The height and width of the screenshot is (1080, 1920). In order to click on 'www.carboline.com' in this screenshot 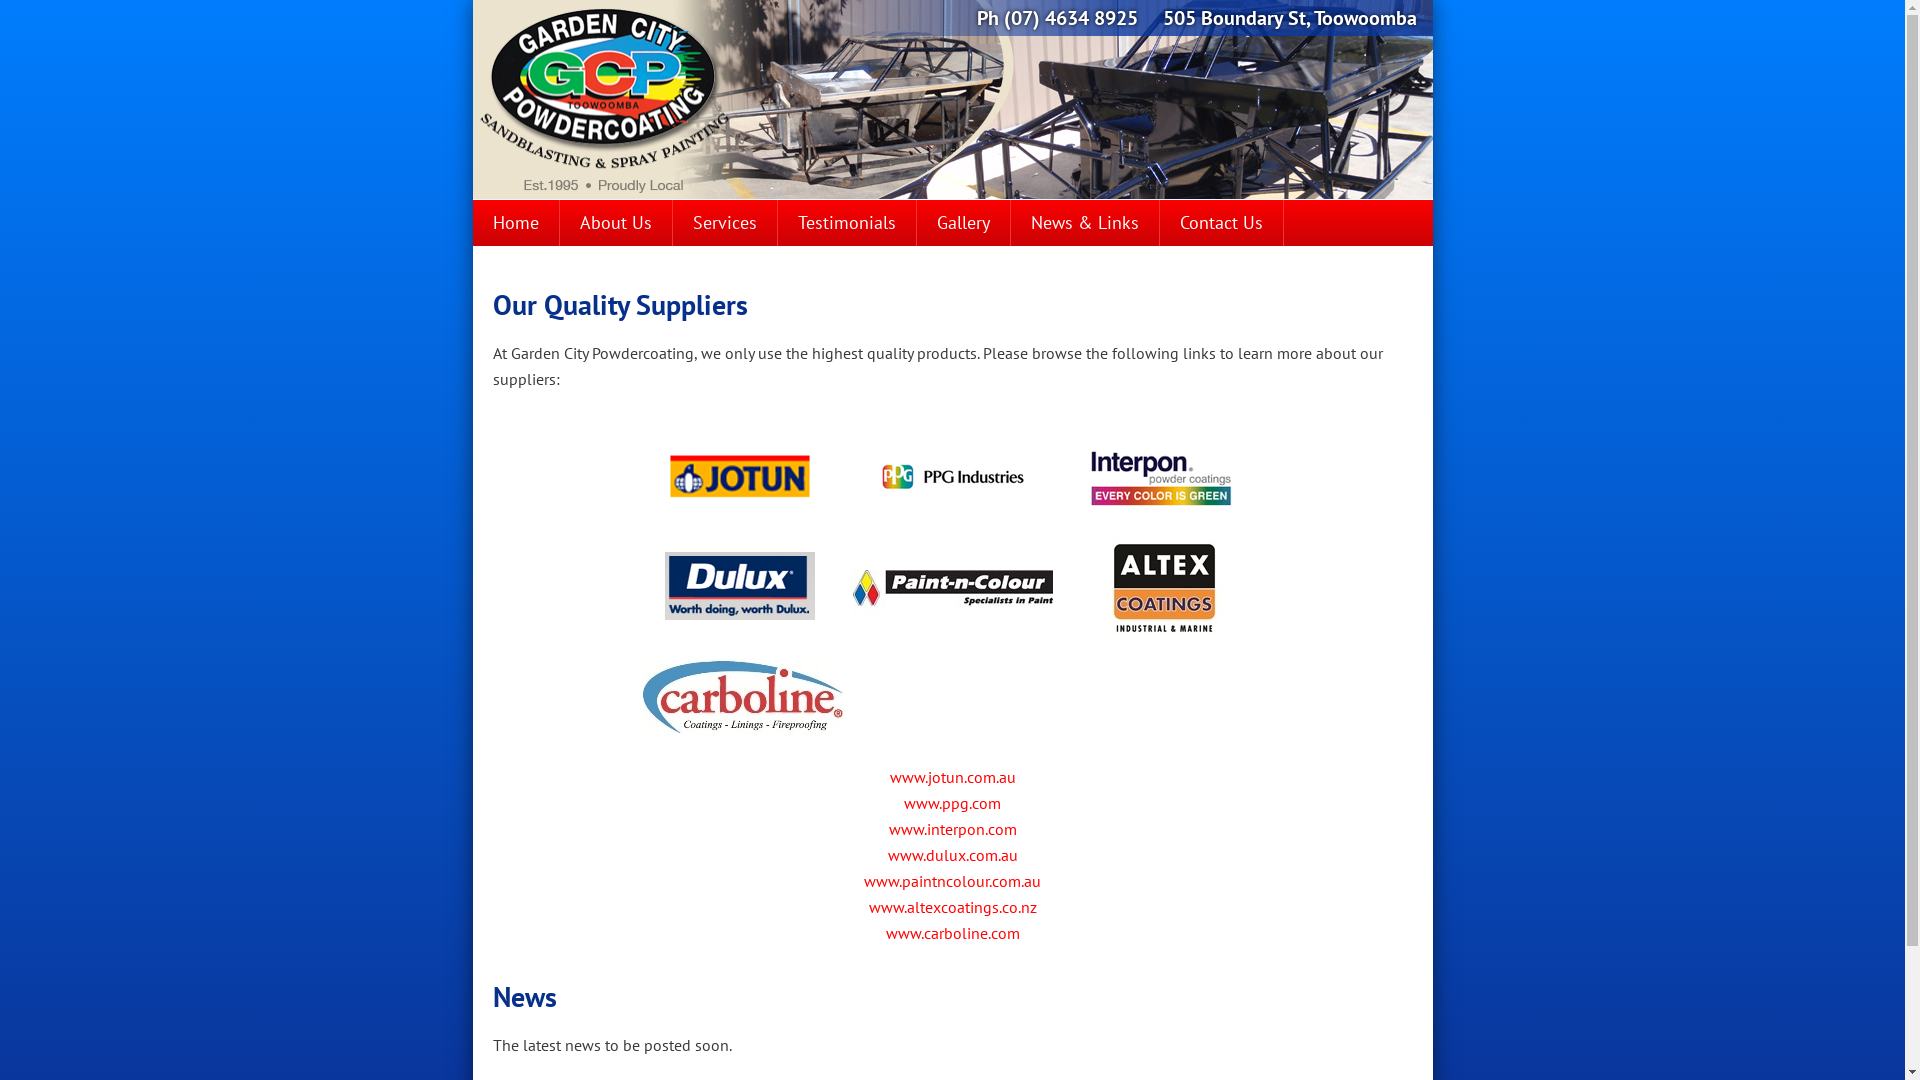, I will do `click(952, 933)`.